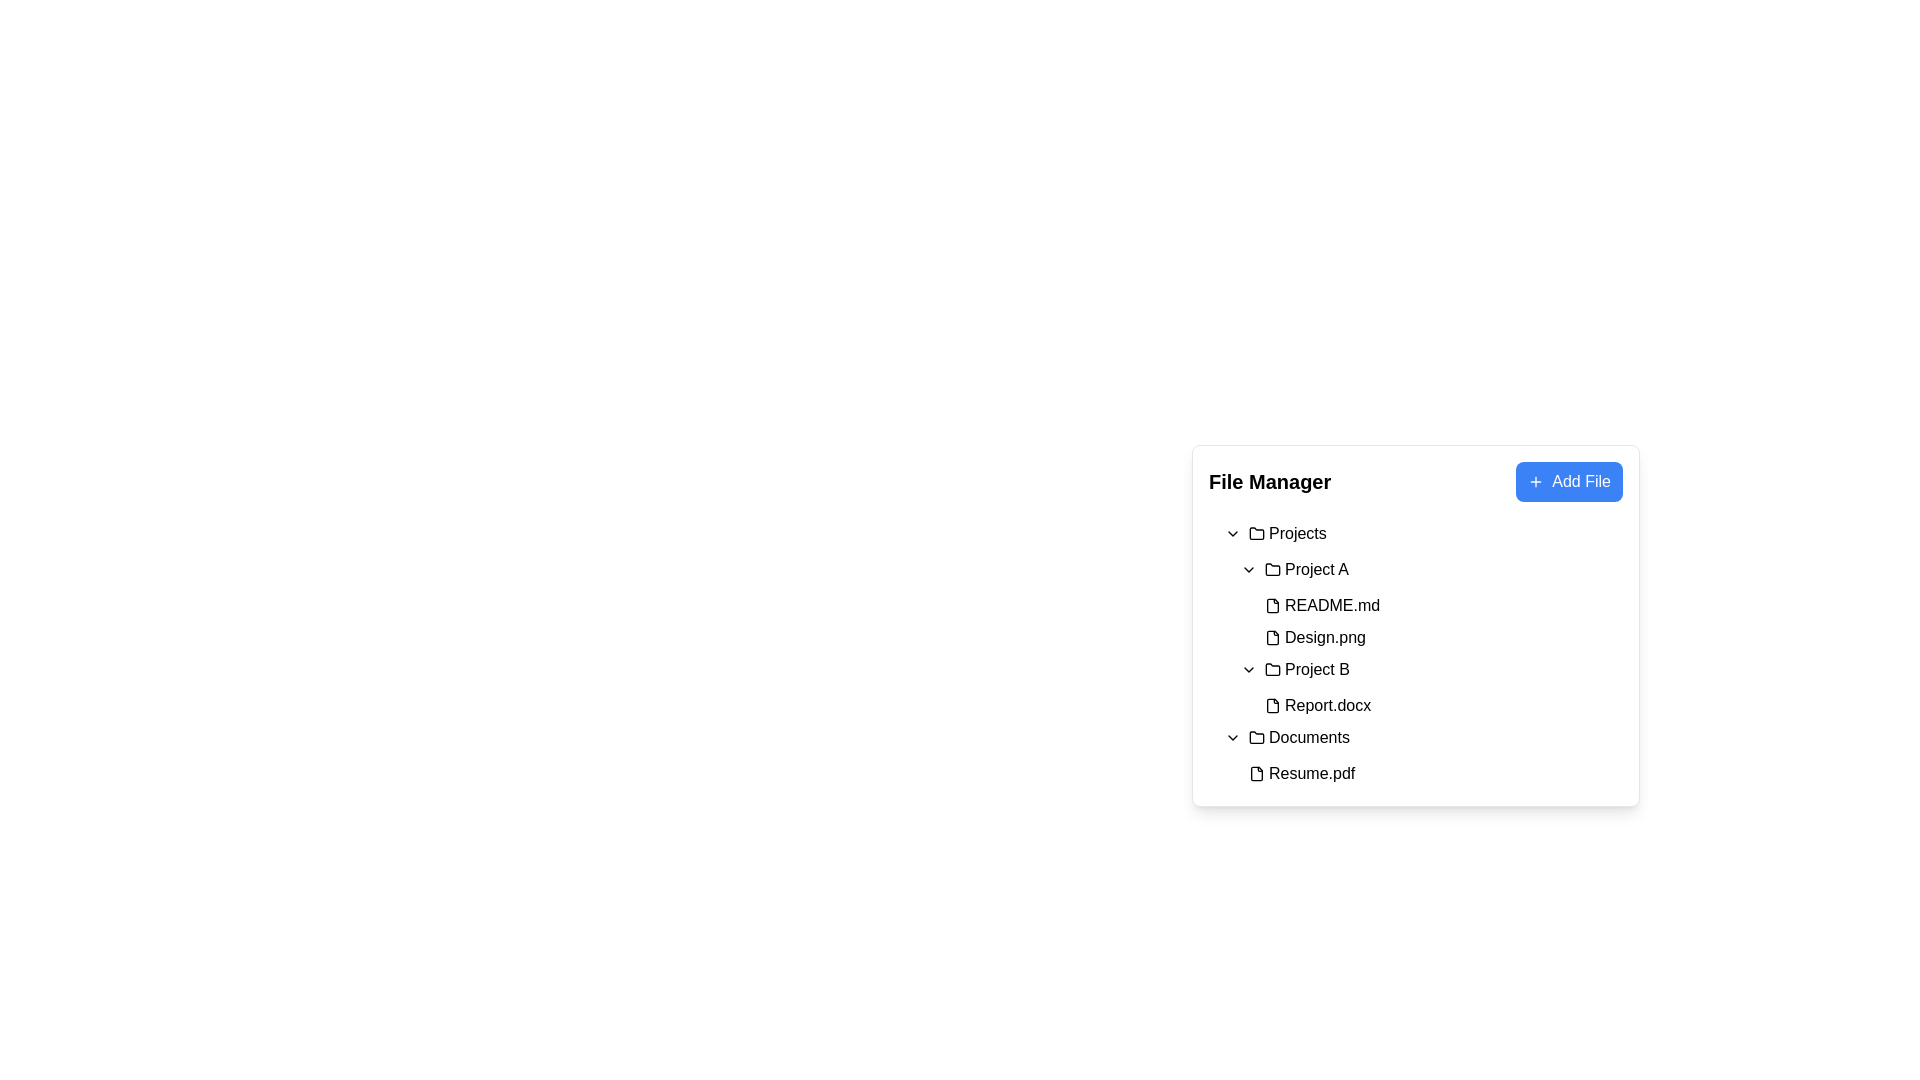 Image resolution: width=1920 pixels, height=1080 pixels. What do you see at coordinates (1423, 603) in the screenshot?
I see `the file item labeled 'README.md', which is the first file under the 'Project A' folder in the file manager` at bounding box center [1423, 603].